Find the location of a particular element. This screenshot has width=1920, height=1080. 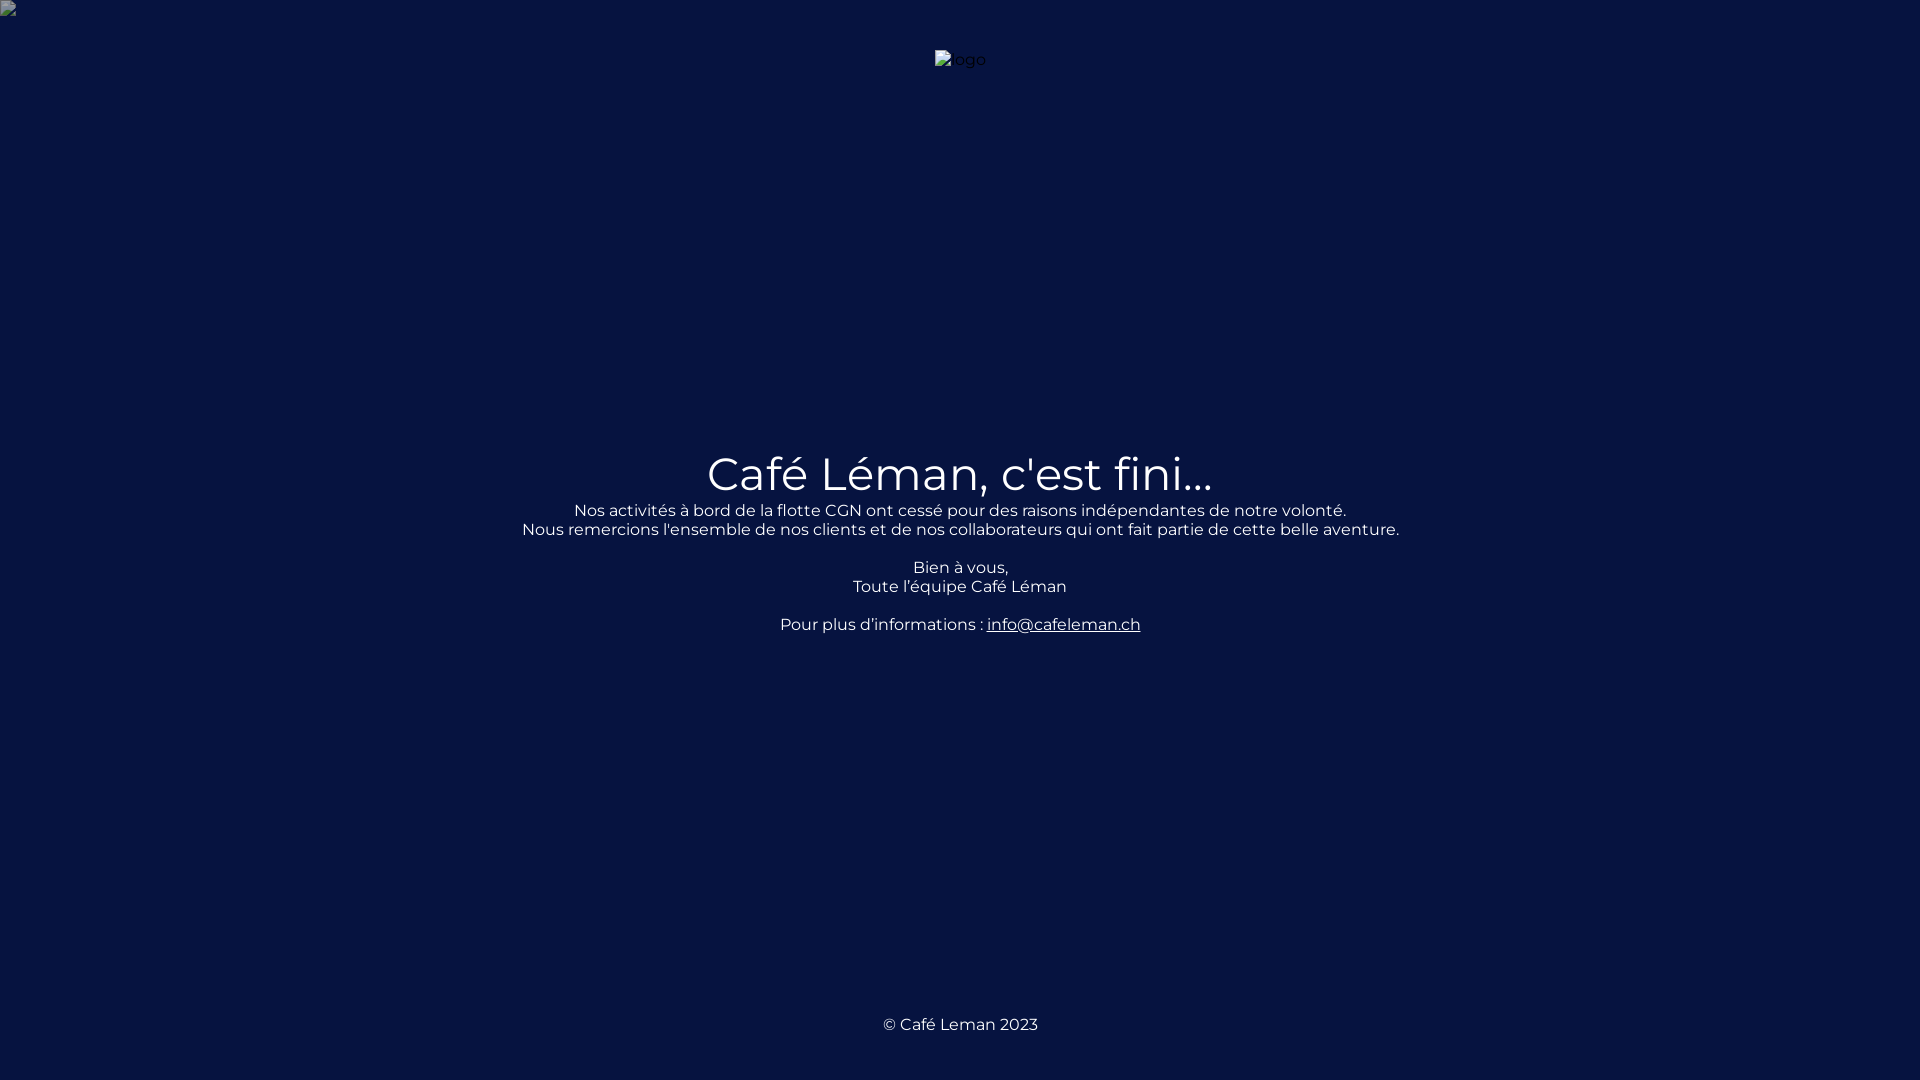

'info@cafeleman.ch' is located at coordinates (1061, 623).